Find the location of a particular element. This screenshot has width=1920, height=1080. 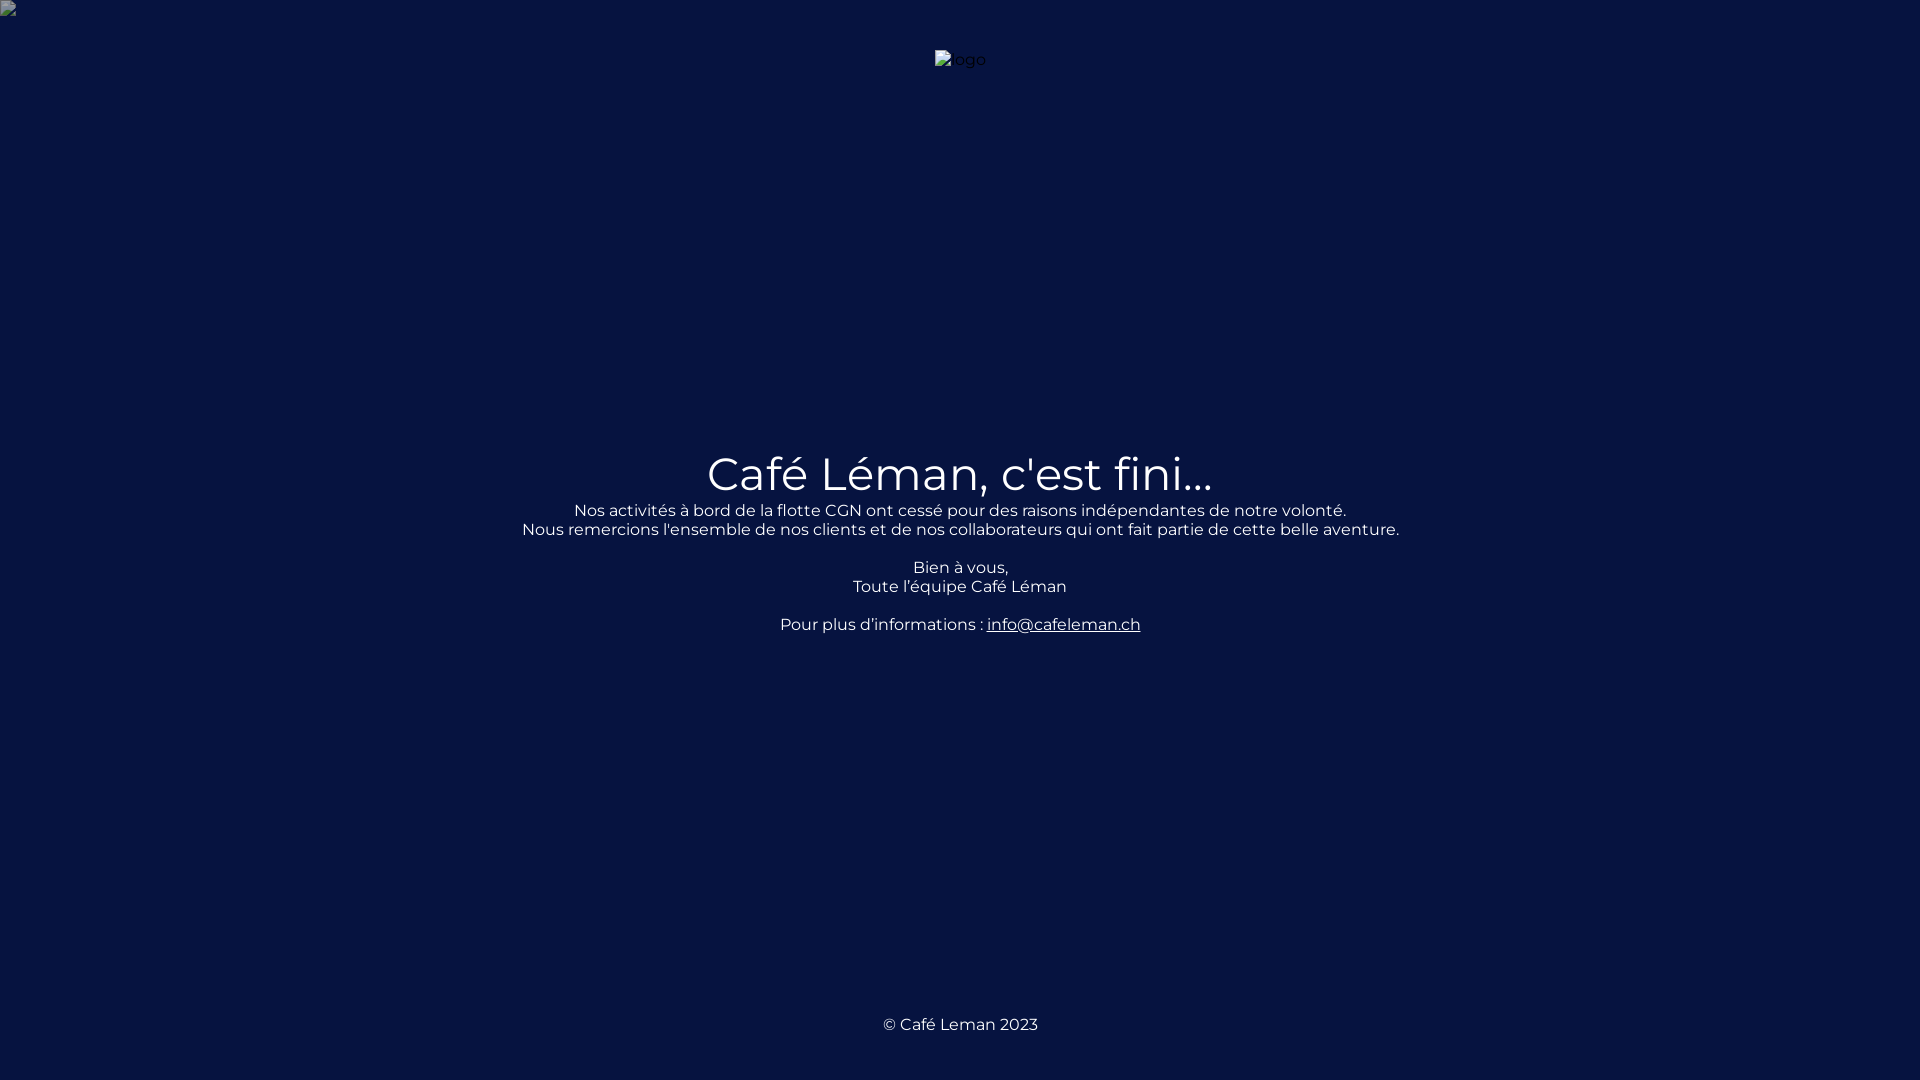

'info@cafeleman.ch' is located at coordinates (1061, 623).